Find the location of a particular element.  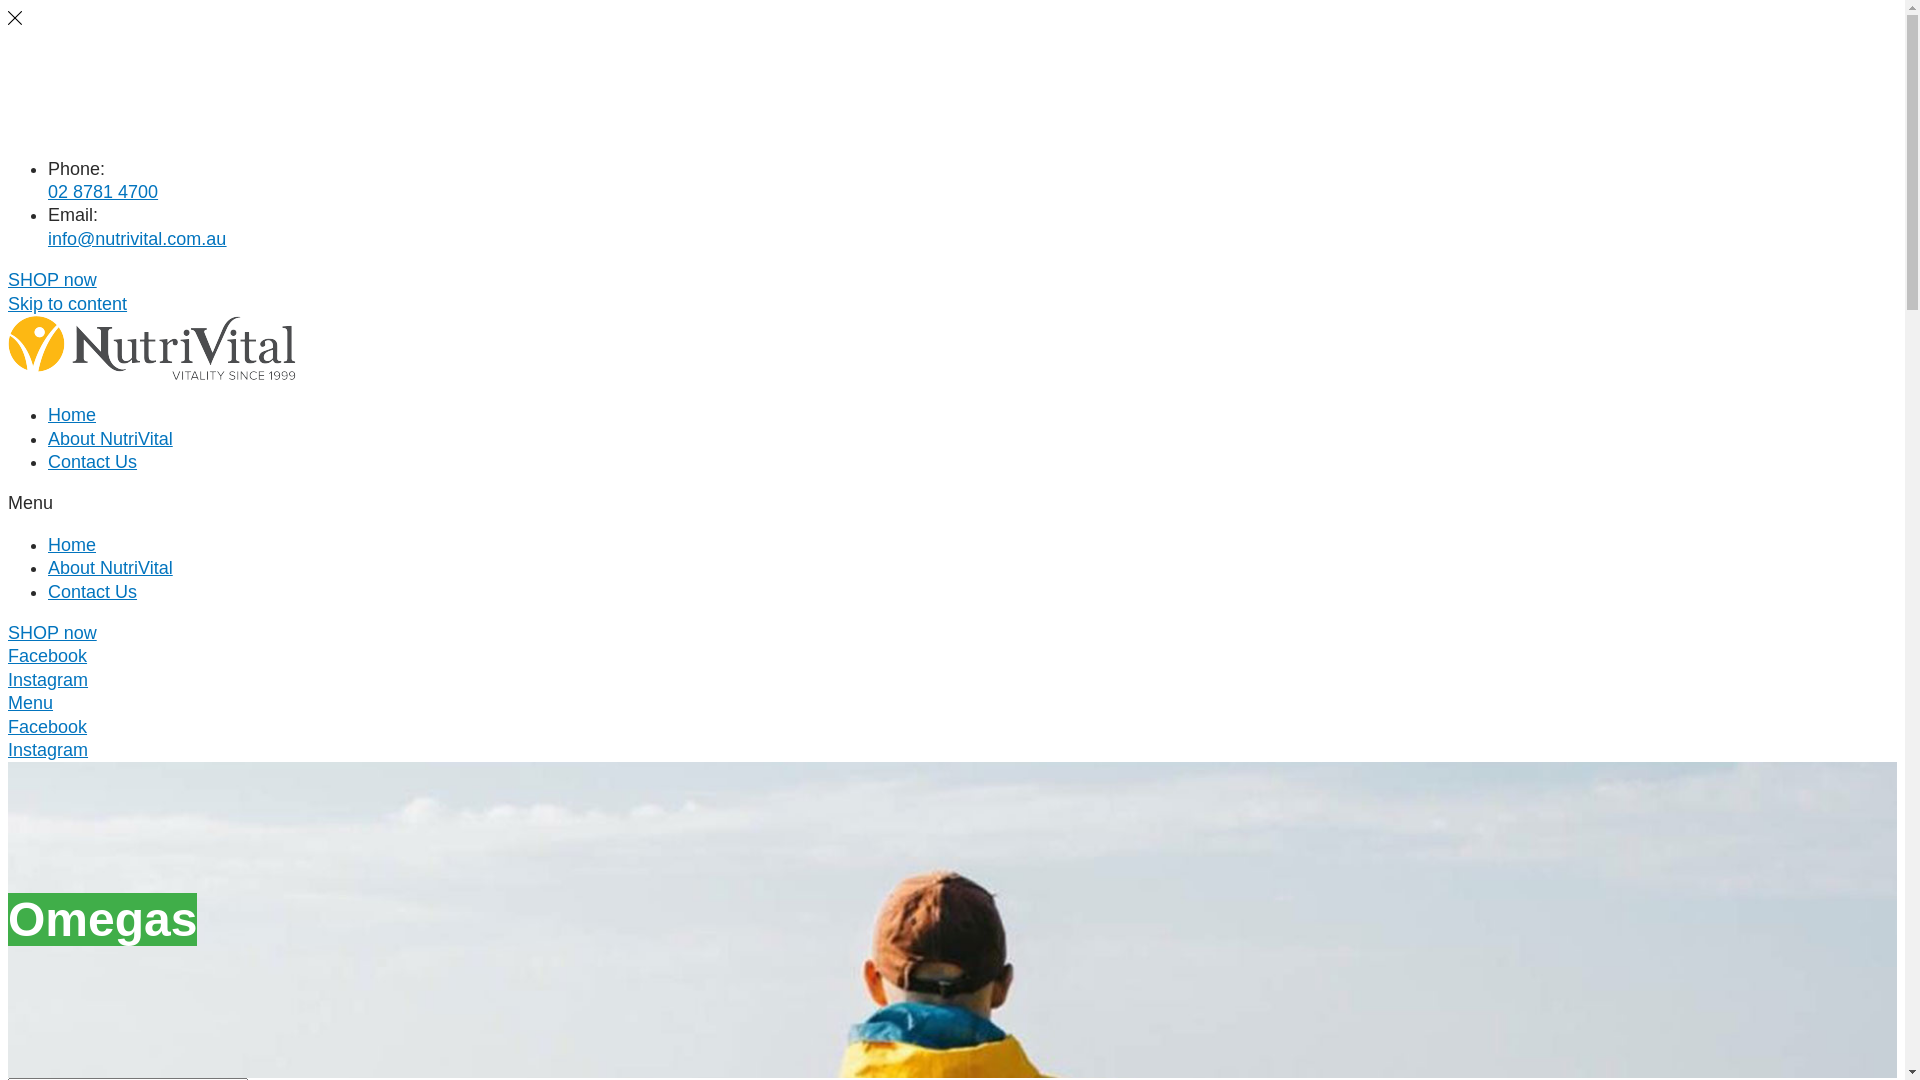

'Home' is located at coordinates (48, 544).